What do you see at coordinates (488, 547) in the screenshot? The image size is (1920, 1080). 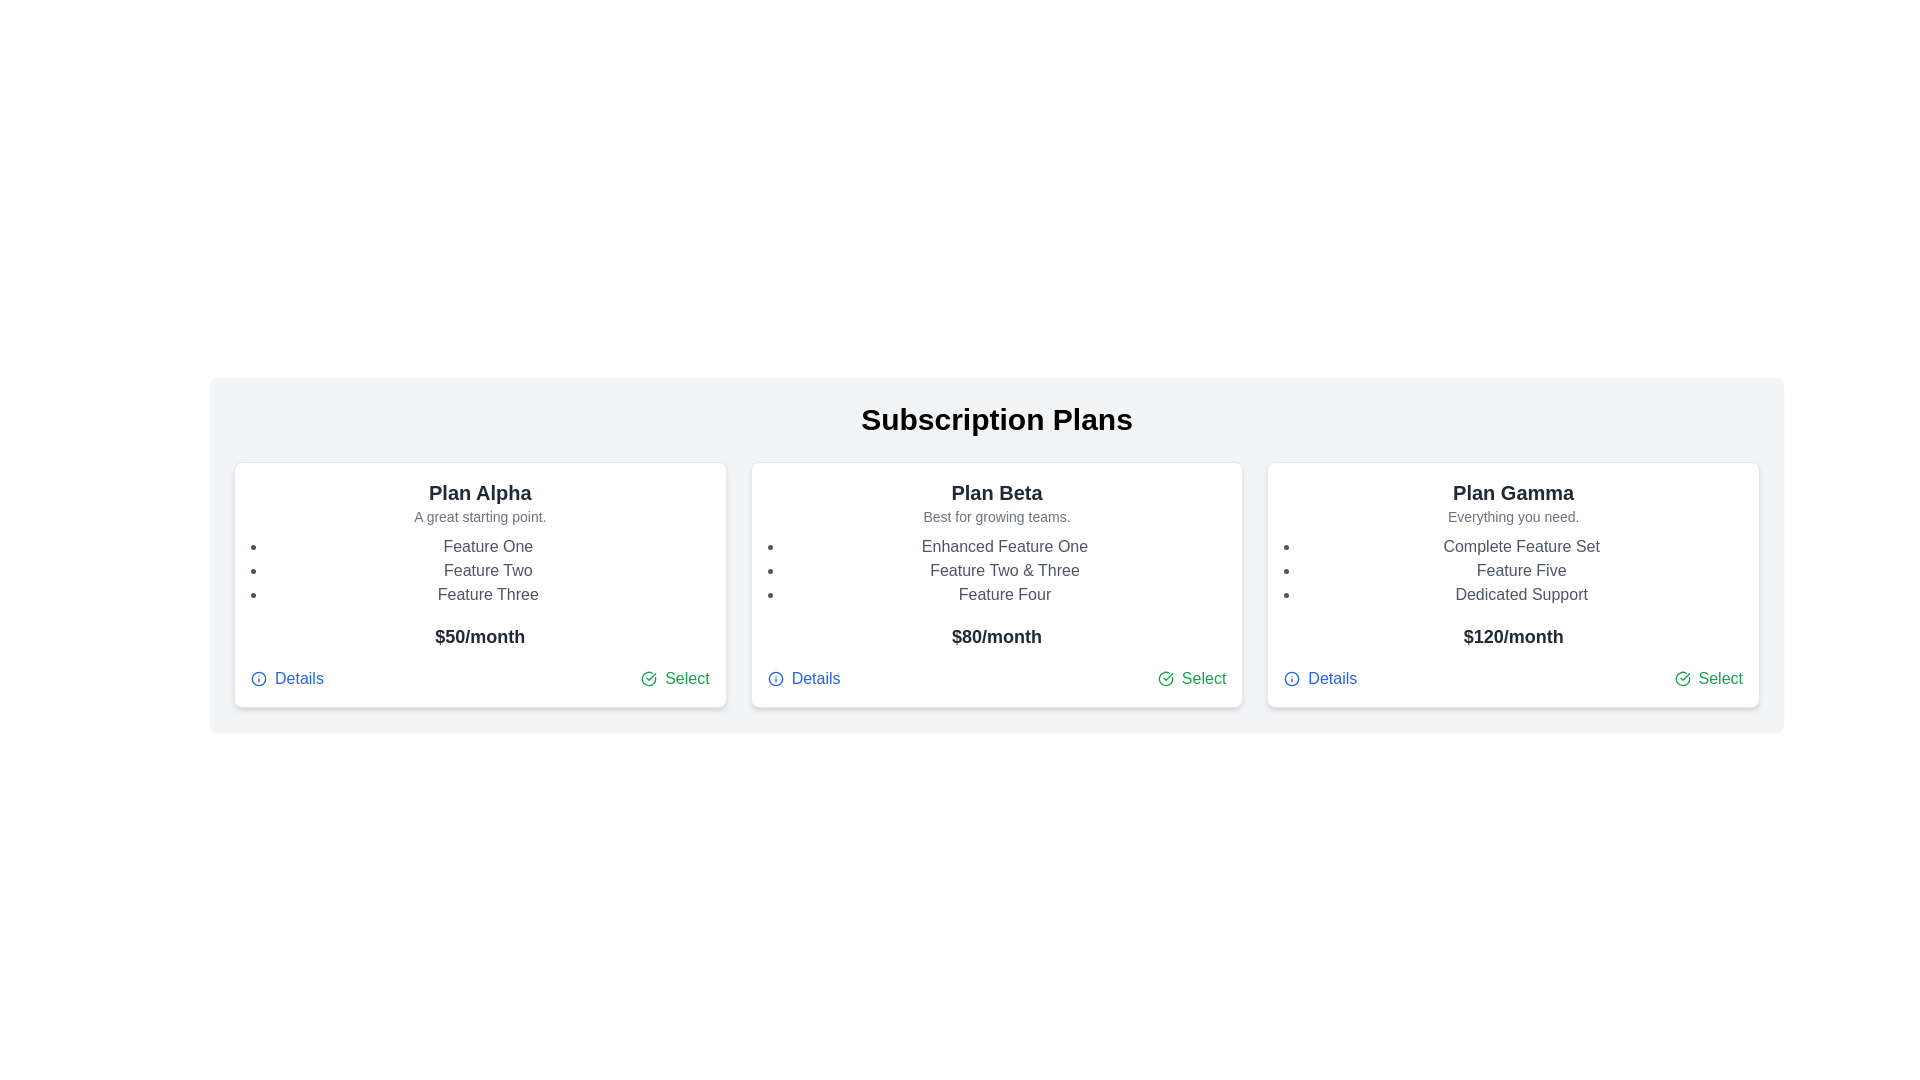 I see `the informational text label indicating a feature included in the 'Plan Alpha' subscription plan, which is the first item in a vertical bullet-point list` at bounding box center [488, 547].